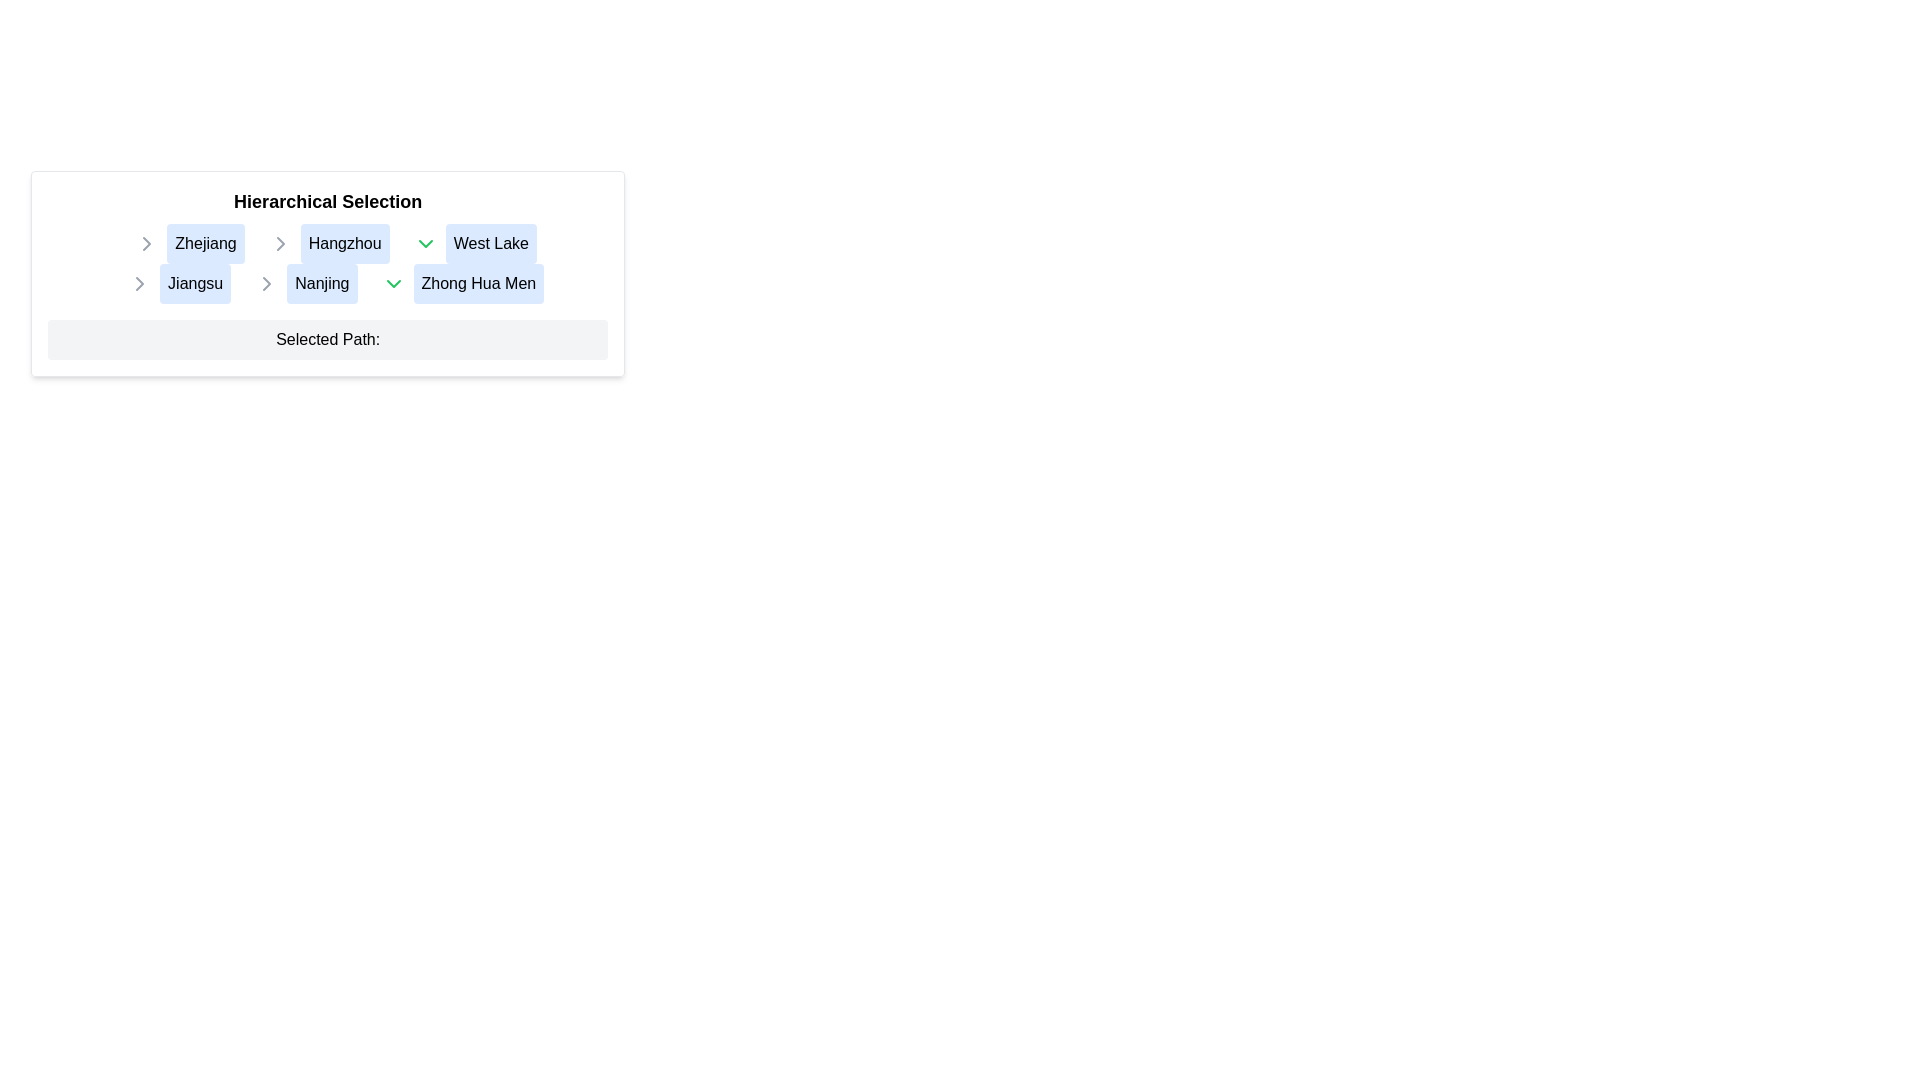 The image size is (1920, 1080). I want to click on the selectable list item for 'Zhong Hua Men', located on the second row beneath the 'Nanjing' label, which has a green downward chevron icon to its left, so click(461, 284).